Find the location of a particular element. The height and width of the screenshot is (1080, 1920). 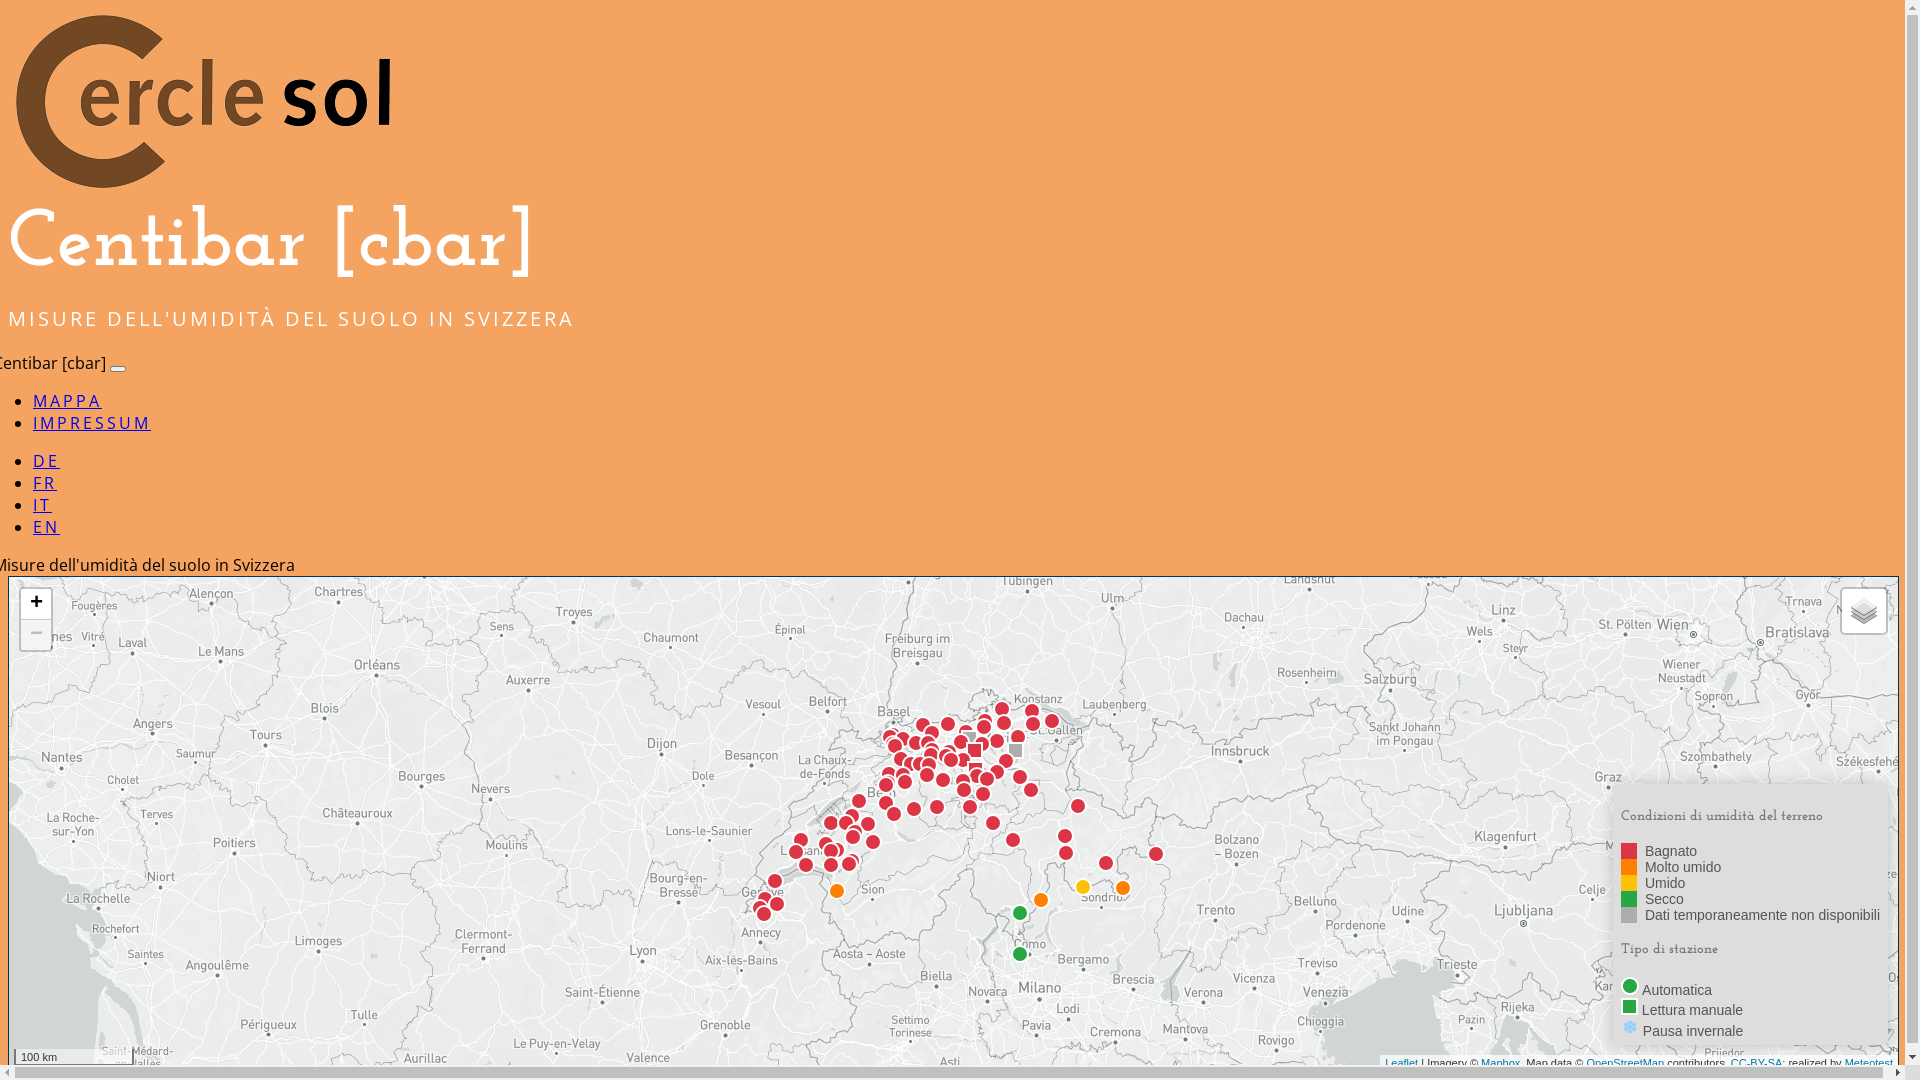

'DE' is located at coordinates (46, 461).